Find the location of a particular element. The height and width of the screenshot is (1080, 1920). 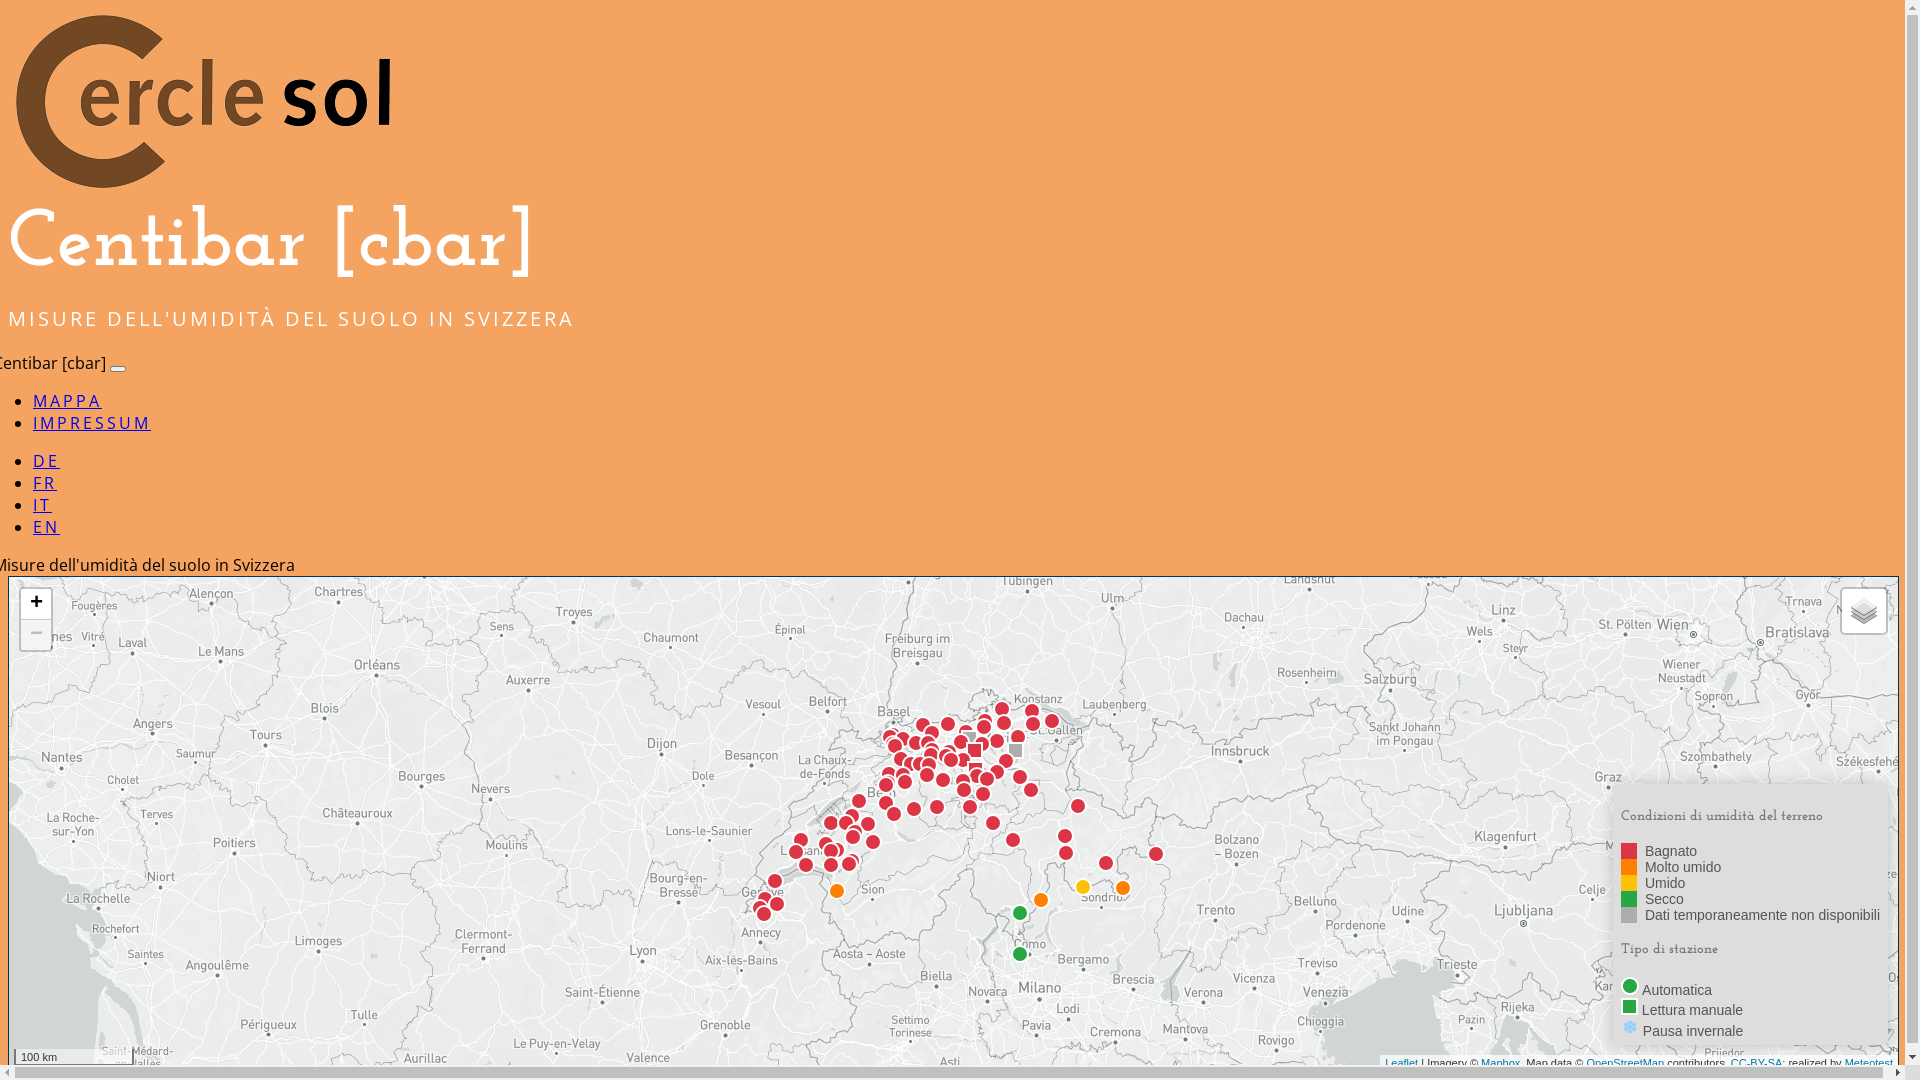

'DE' is located at coordinates (46, 461).